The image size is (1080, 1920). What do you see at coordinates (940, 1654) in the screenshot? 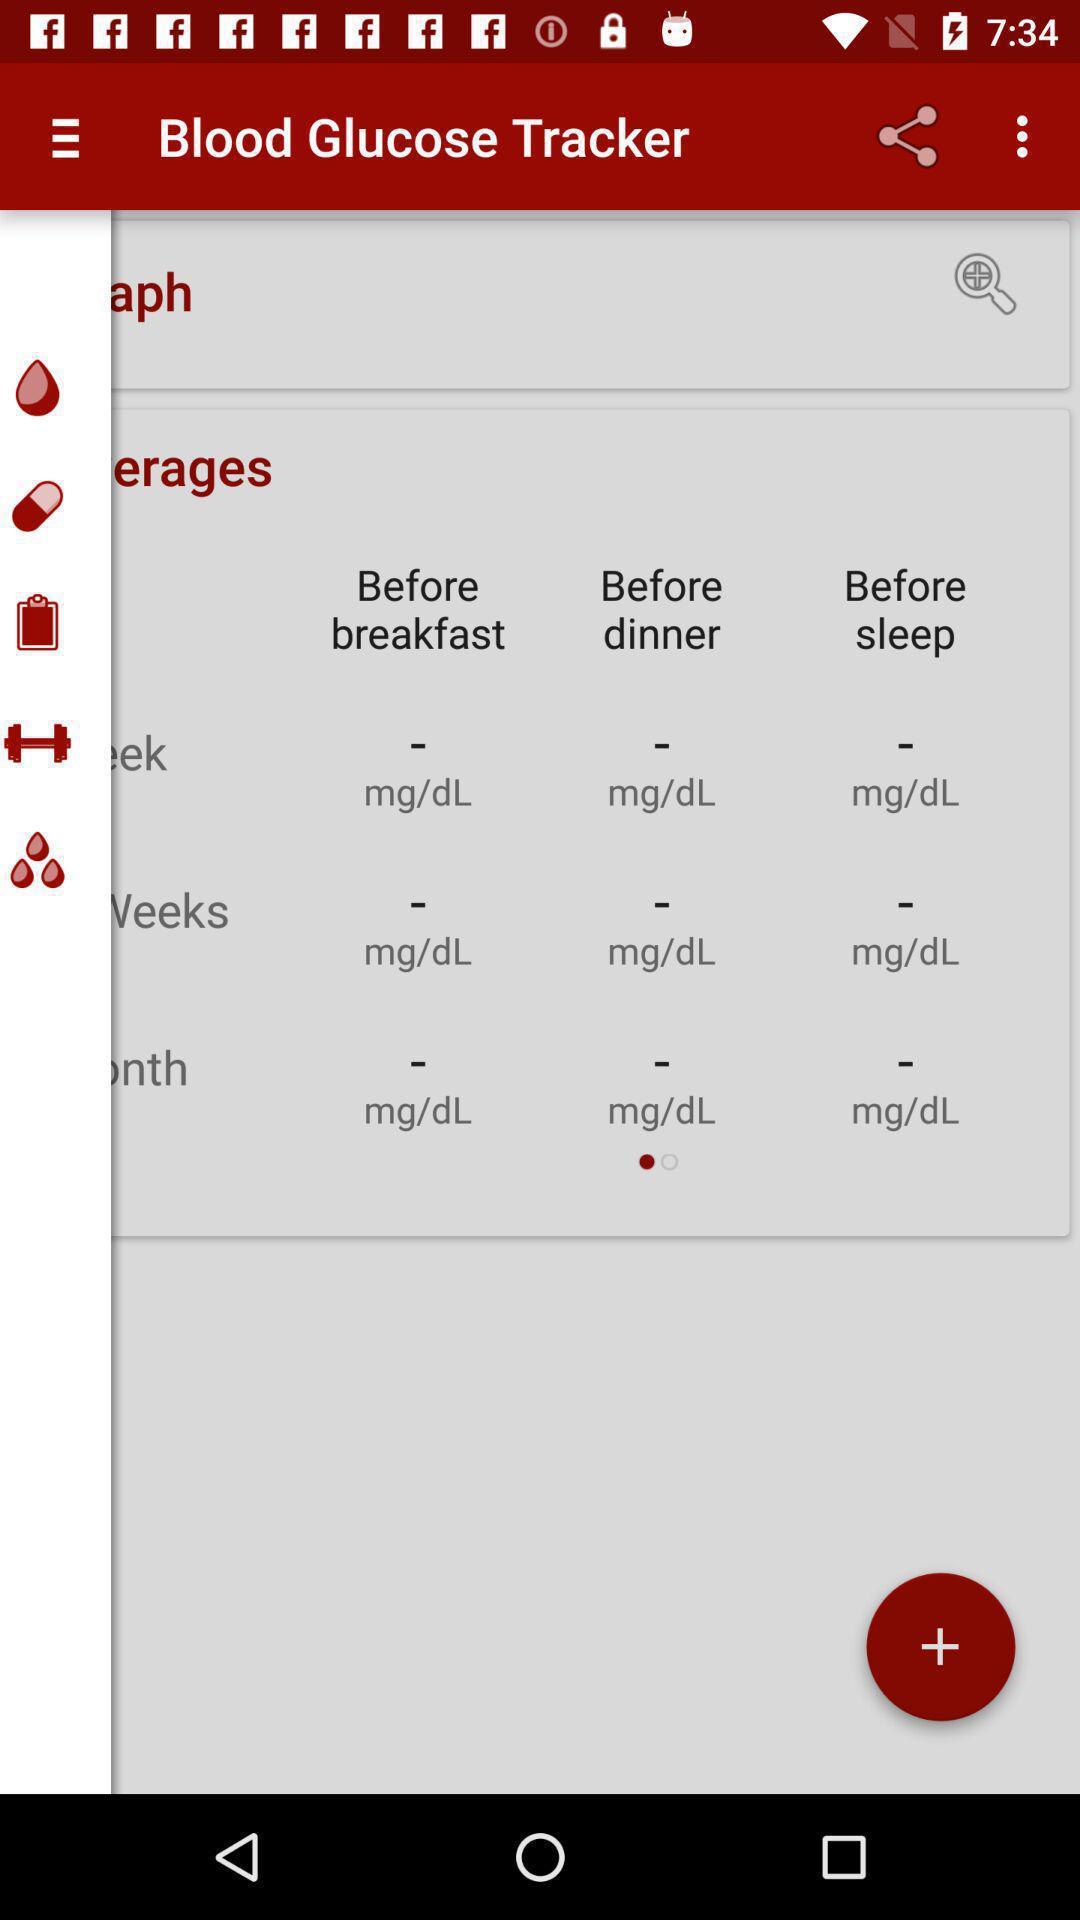
I see `the add icon` at bounding box center [940, 1654].